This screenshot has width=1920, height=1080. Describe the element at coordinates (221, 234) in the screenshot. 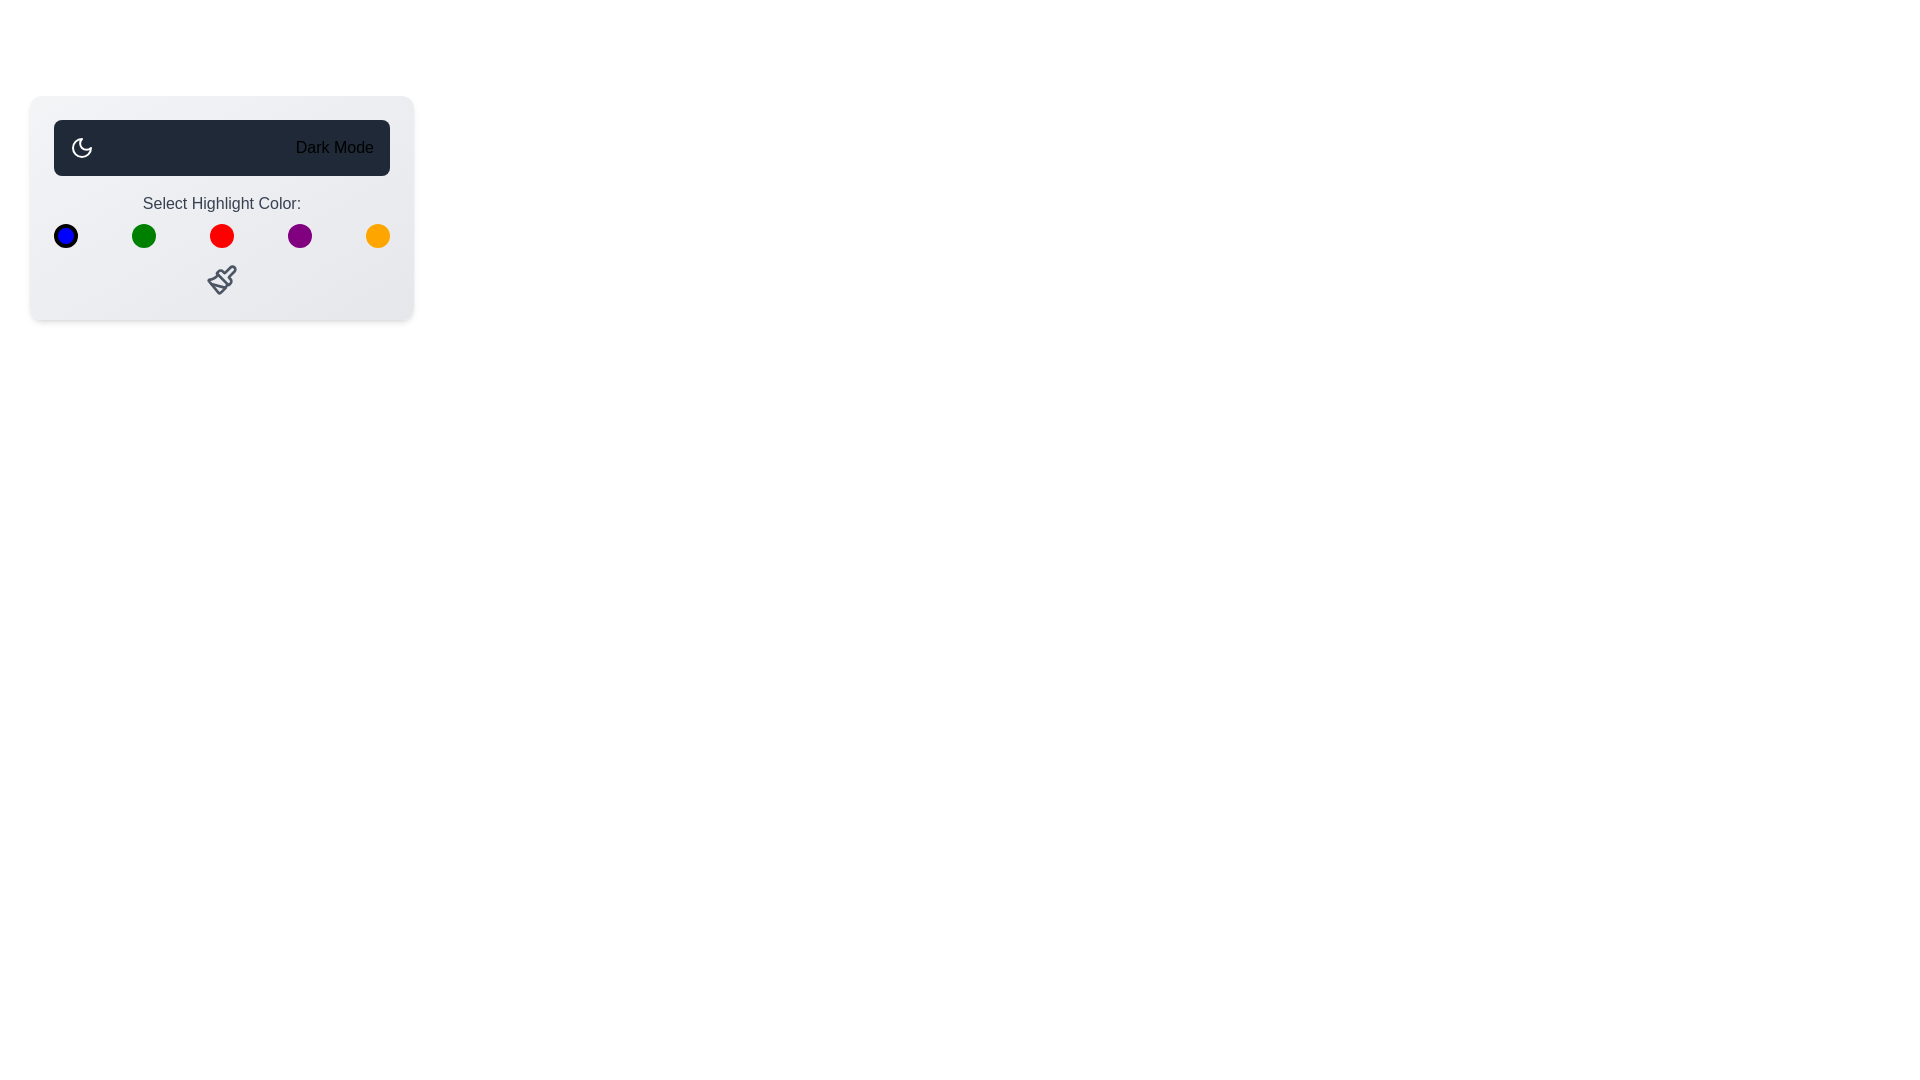

I see `the third circular button in a row of five buttons` at that location.